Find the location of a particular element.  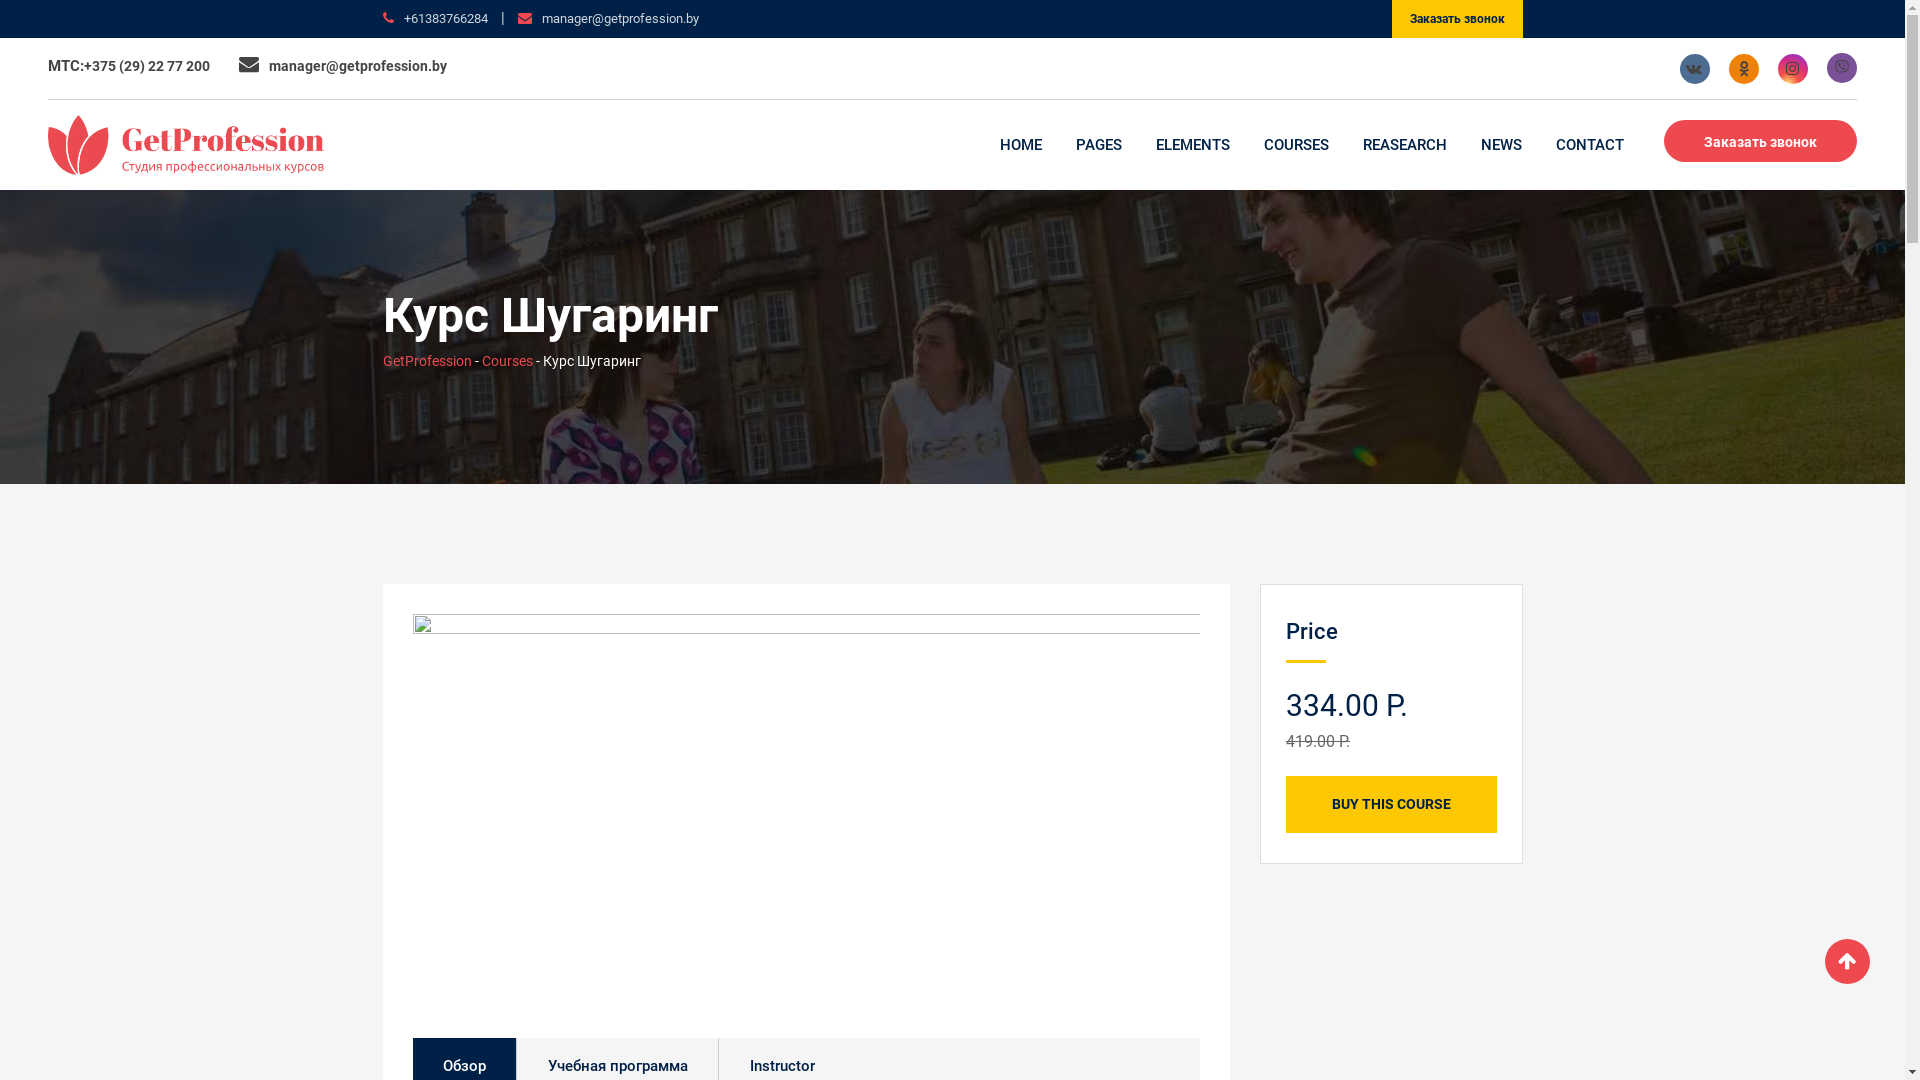

'REASEARCH' is located at coordinates (1404, 144).